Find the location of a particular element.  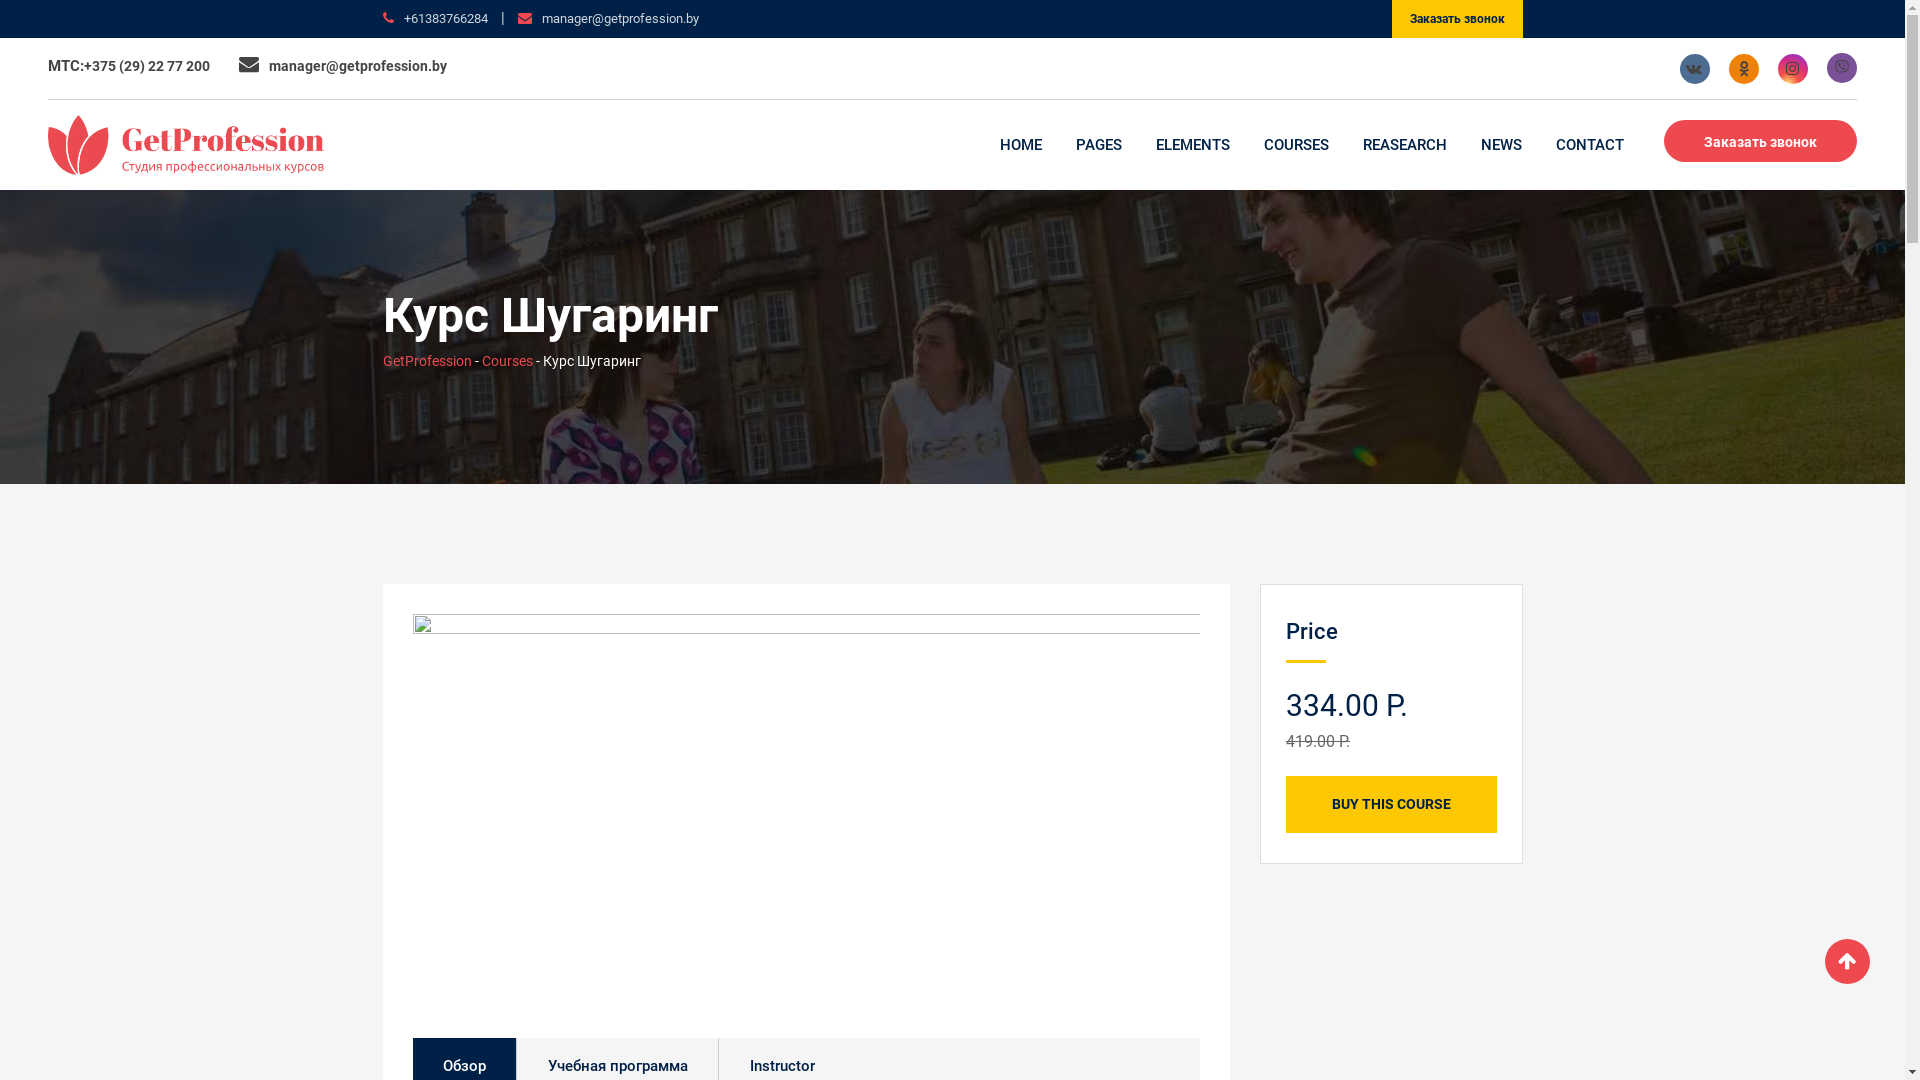

'REASEARCH' is located at coordinates (1404, 144).